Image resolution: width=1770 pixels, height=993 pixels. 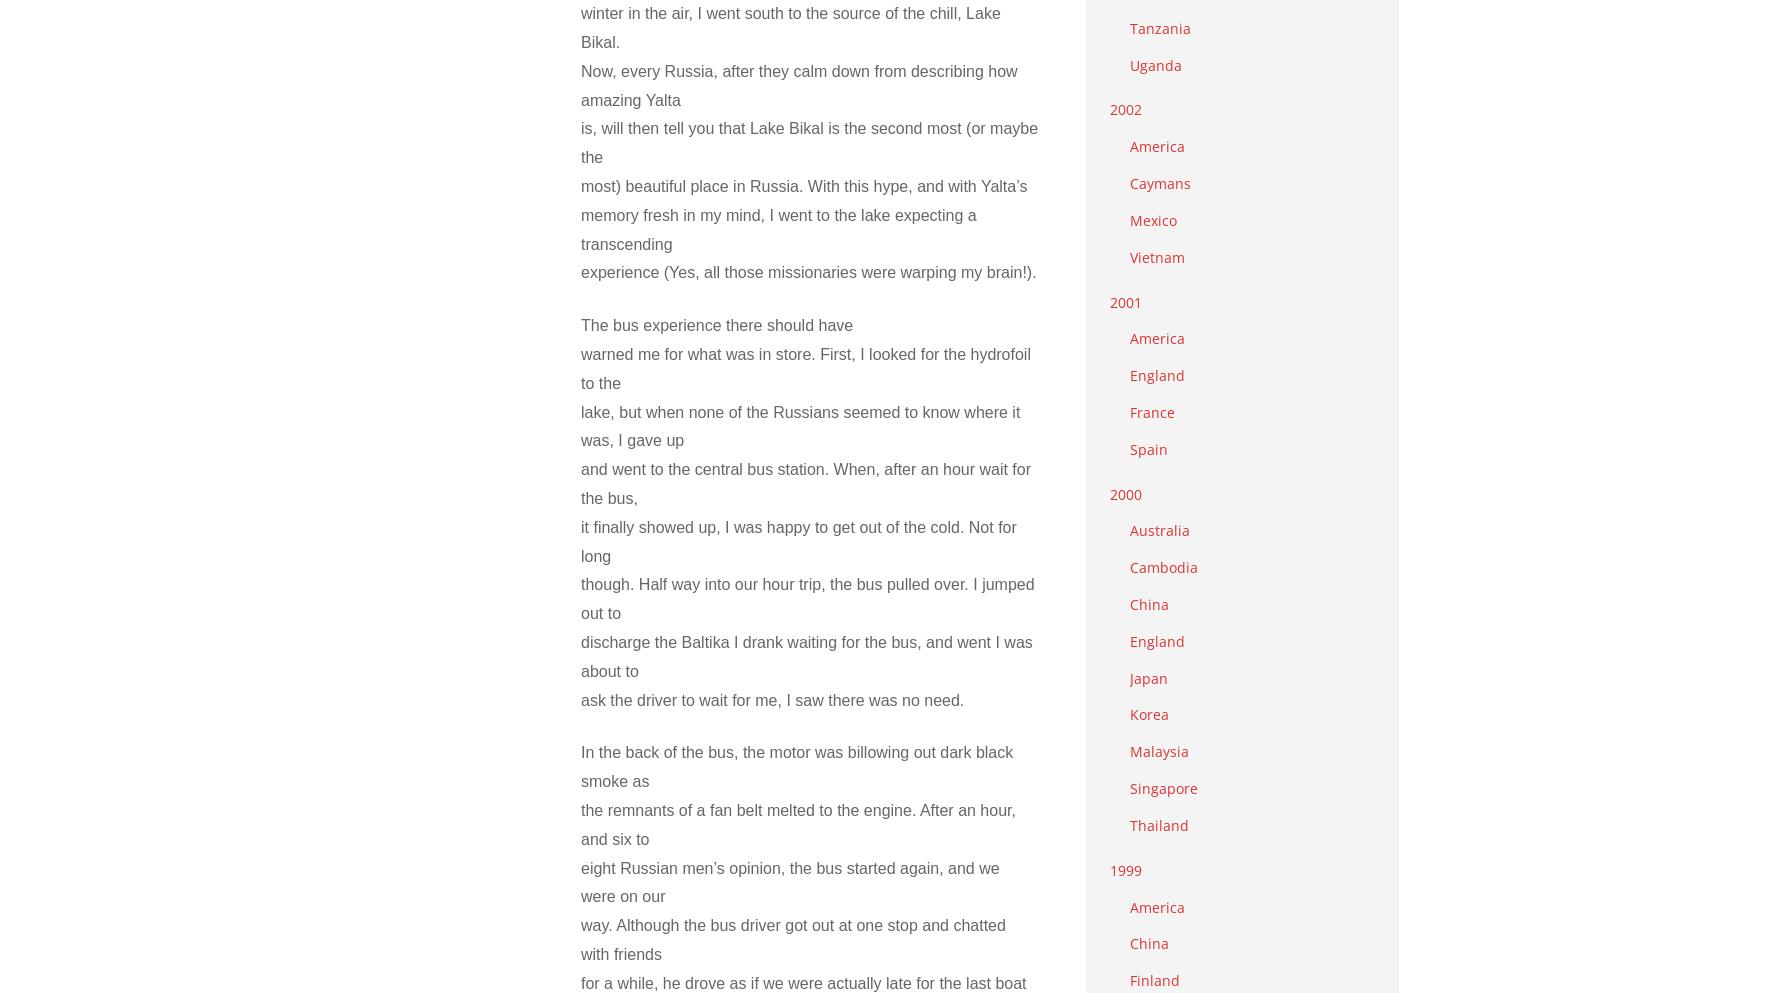 I want to click on 'Tanzania', so click(x=1160, y=26).